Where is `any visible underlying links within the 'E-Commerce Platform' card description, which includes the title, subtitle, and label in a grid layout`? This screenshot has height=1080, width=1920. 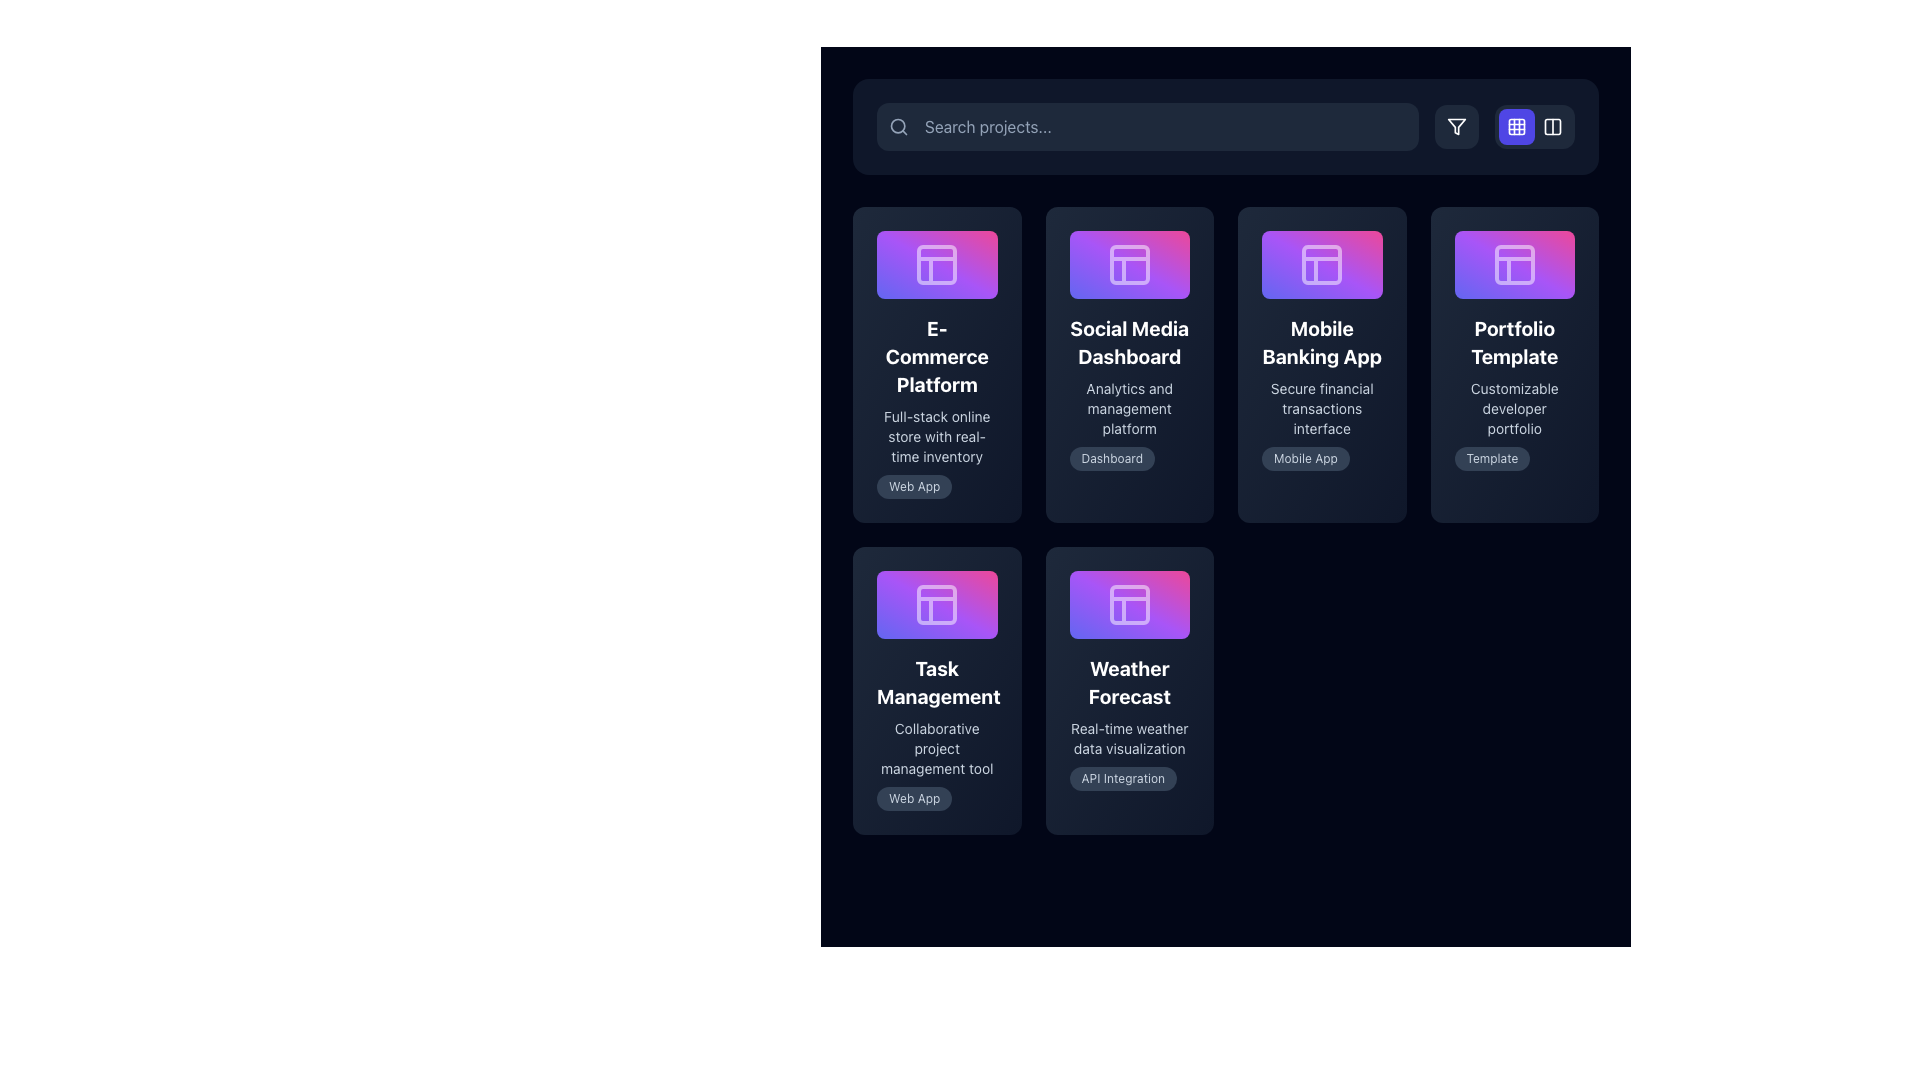
any visible underlying links within the 'E-Commerce Platform' card description, which includes the title, subtitle, and label in a grid layout is located at coordinates (936, 405).